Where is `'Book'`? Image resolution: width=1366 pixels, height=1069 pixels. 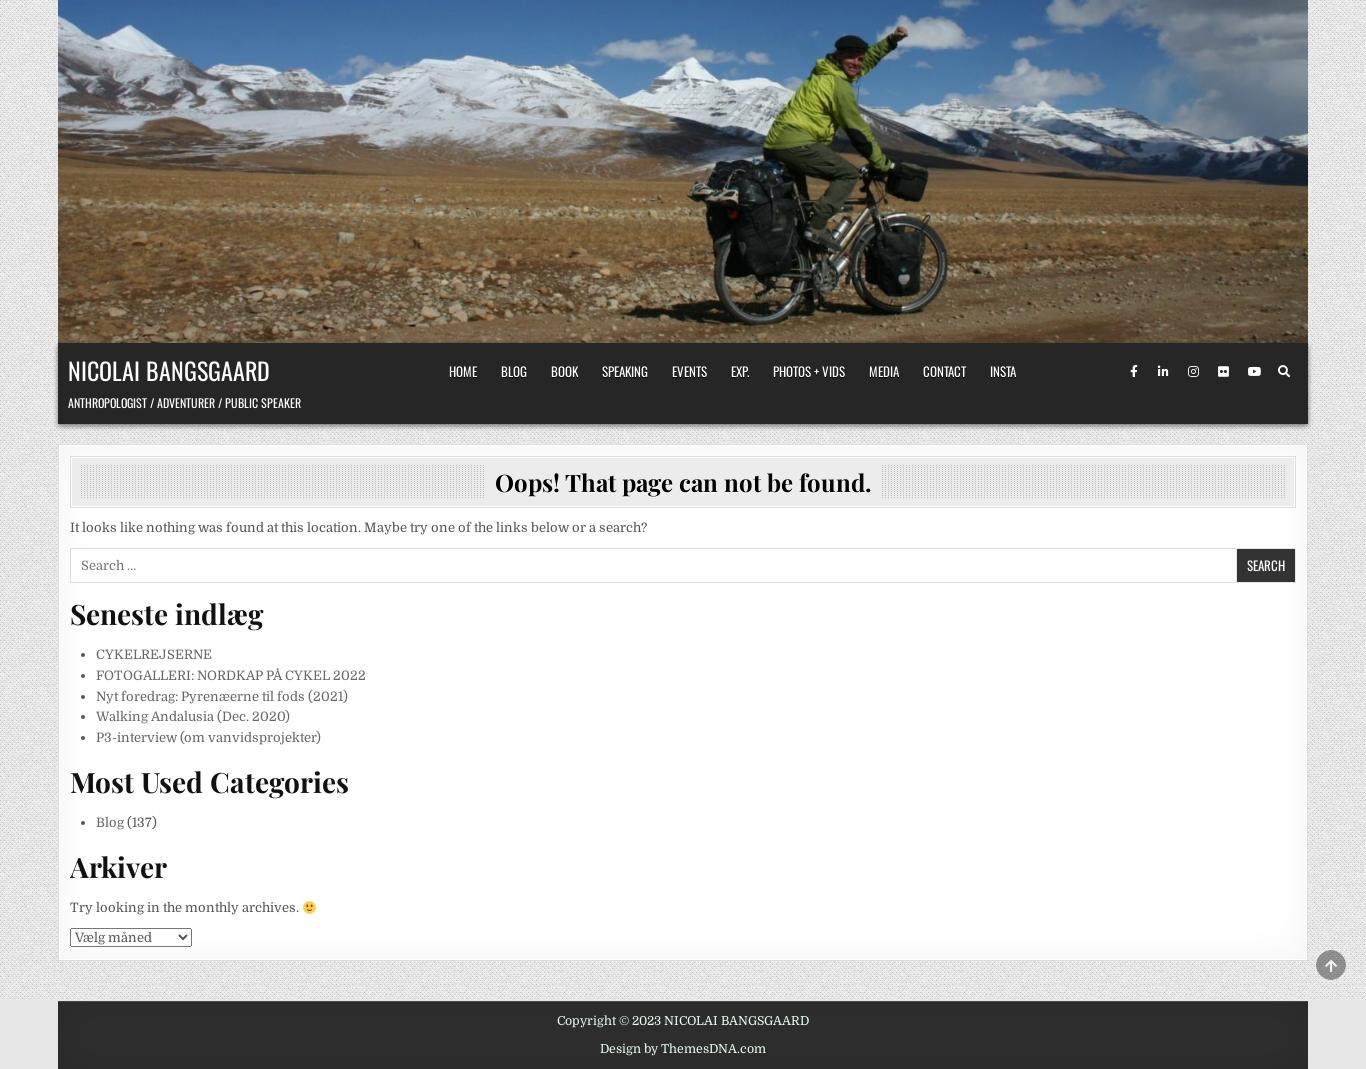
'Book' is located at coordinates (563, 371).